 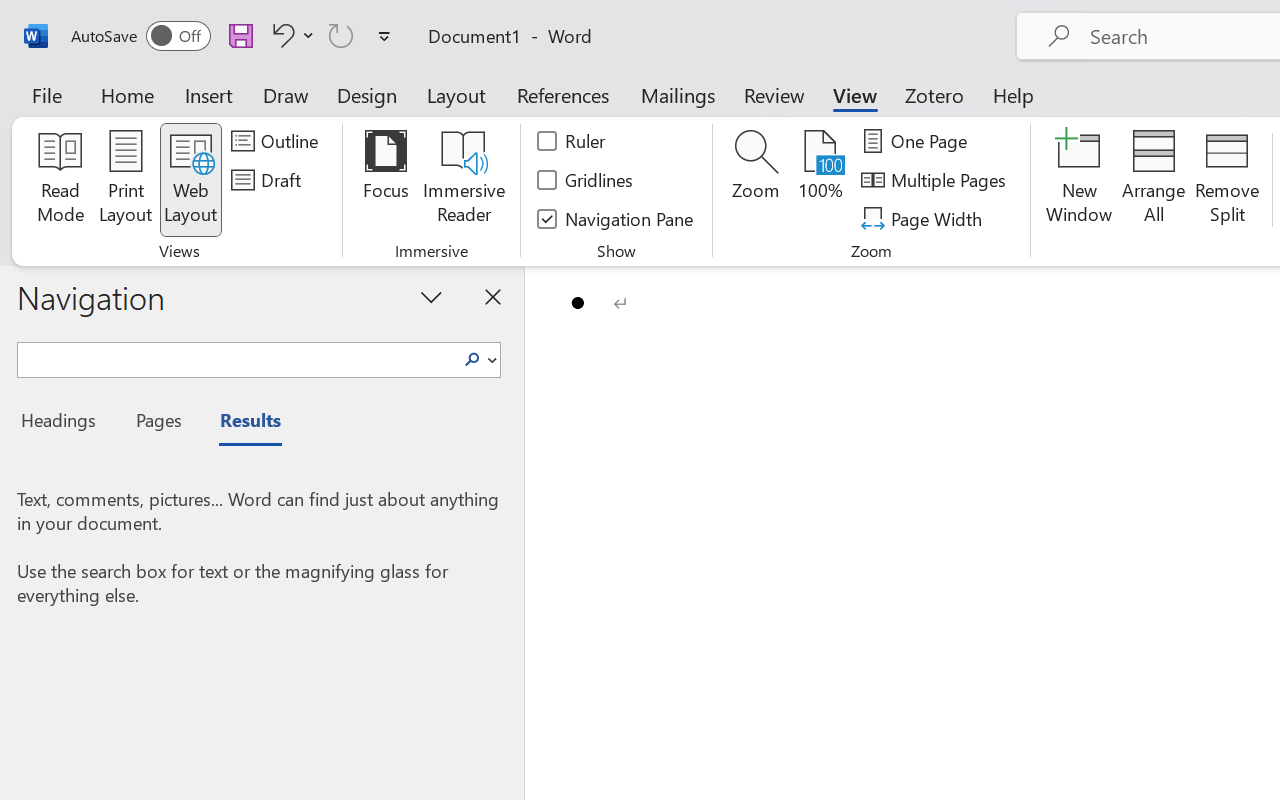 I want to click on 'One Page', so click(x=916, y=141).